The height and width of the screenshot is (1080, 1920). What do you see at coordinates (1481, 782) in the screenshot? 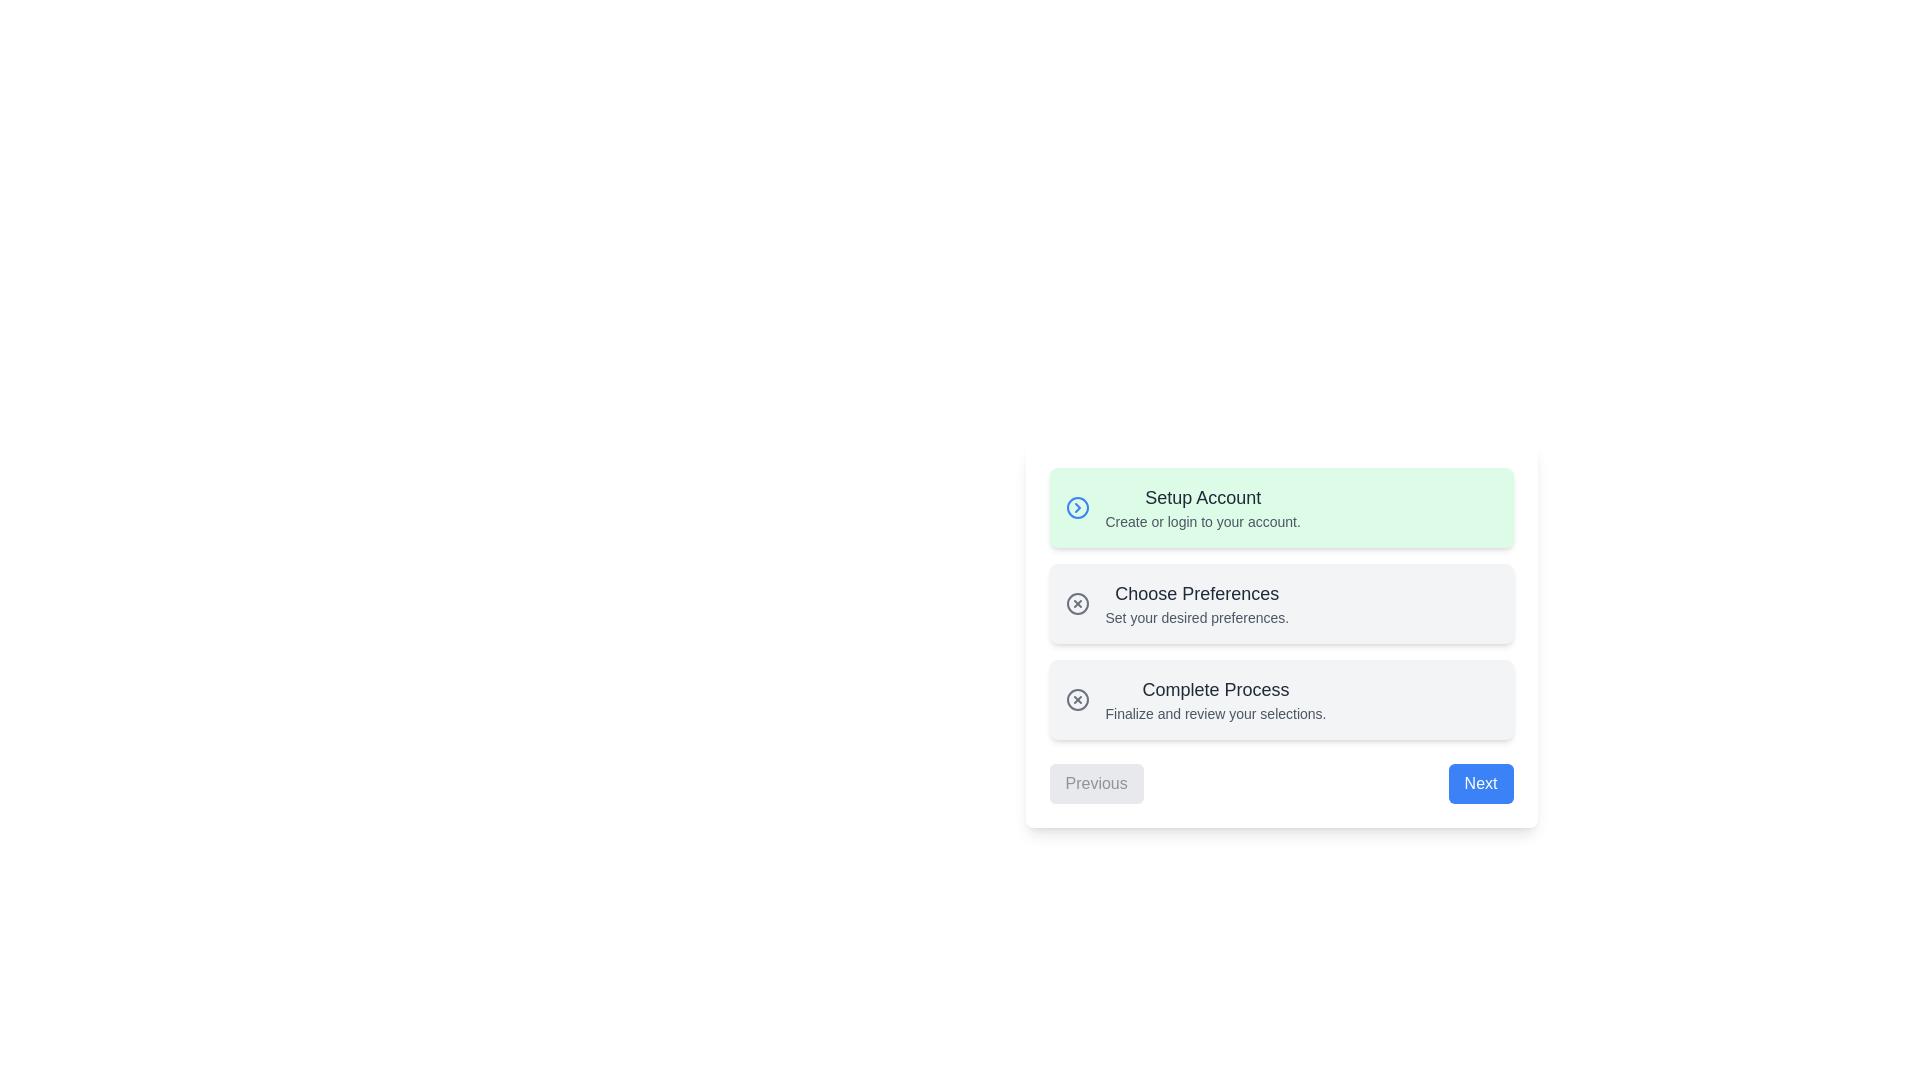
I see `the 'Next' button, which is a rectangular button with bold white text on a blue background, located at the bottom-right corner of the interface` at bounding box center [1481, 782].